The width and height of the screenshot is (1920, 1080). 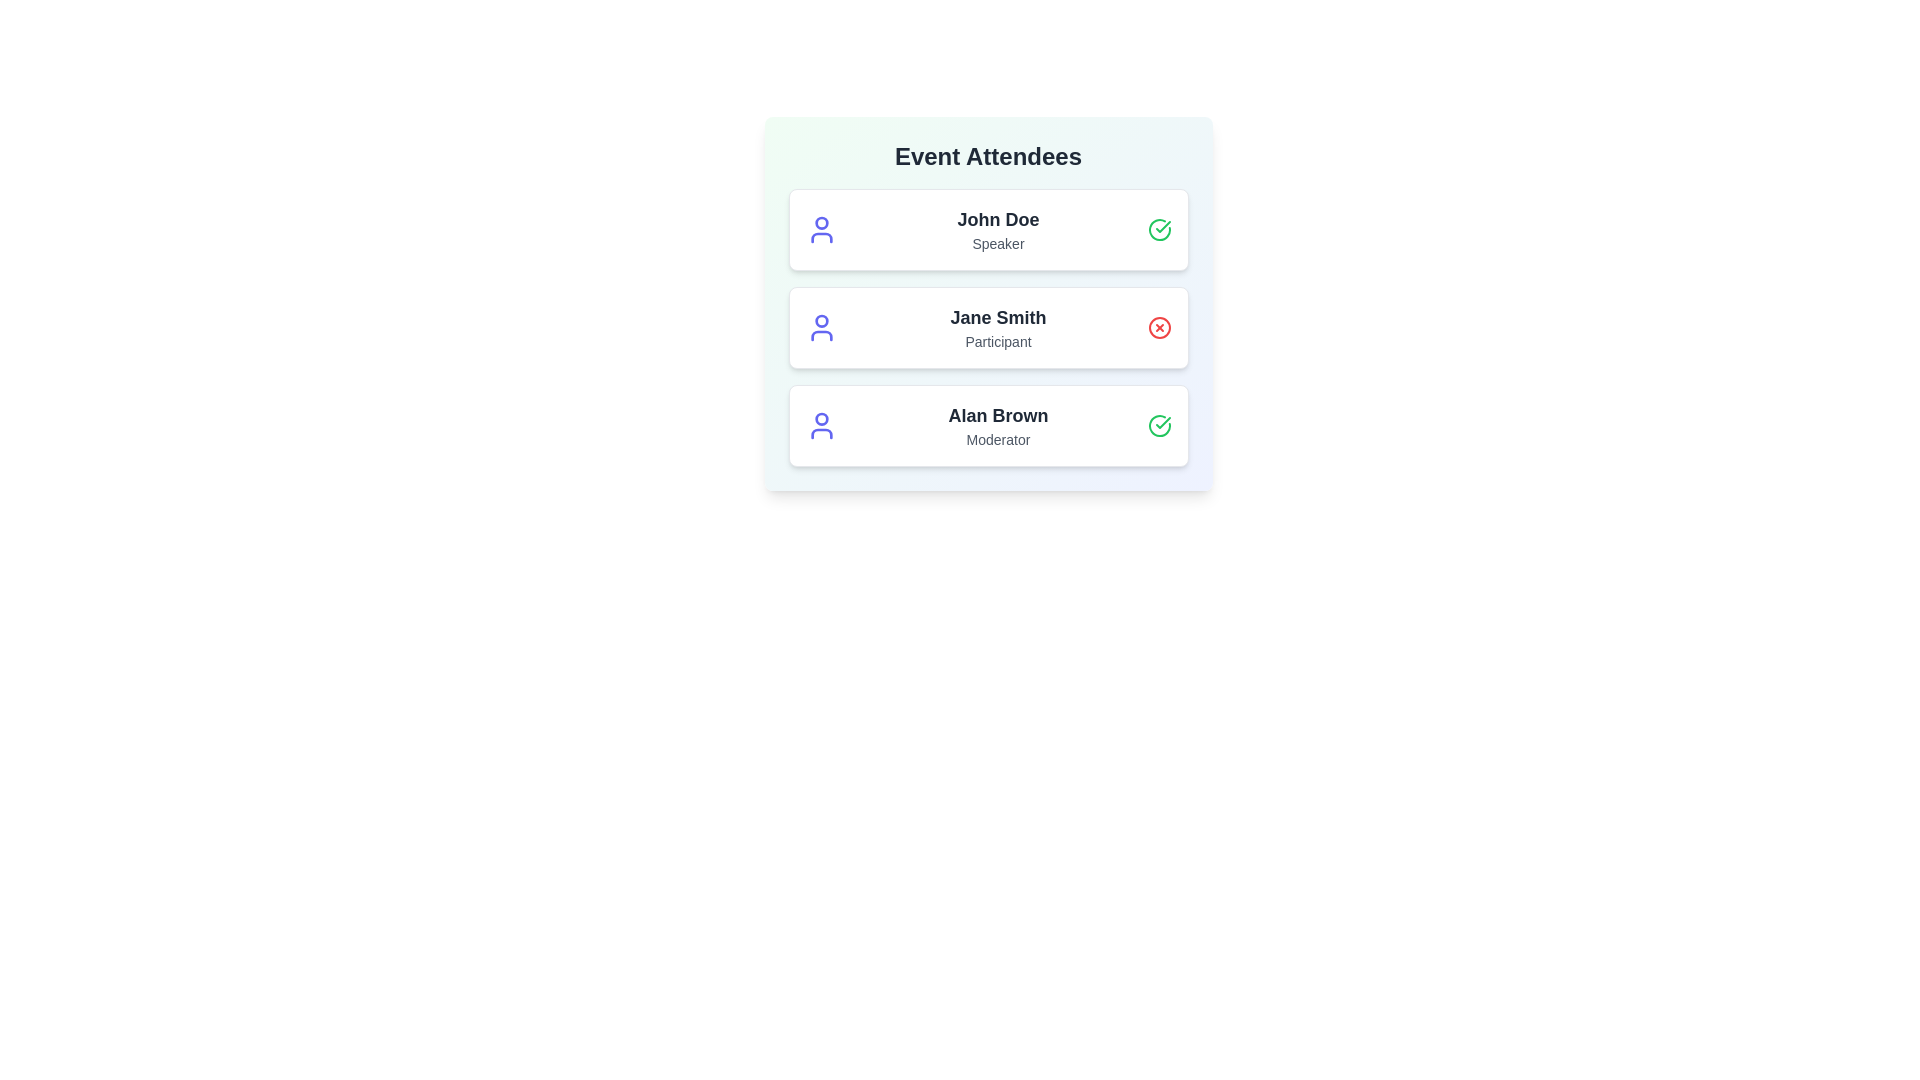 What do you see at coordinates (1159, 229) in the screenshot?
I see `the status icon for John Doe to toggle their attendance status` at bounding box center [1159, 229].